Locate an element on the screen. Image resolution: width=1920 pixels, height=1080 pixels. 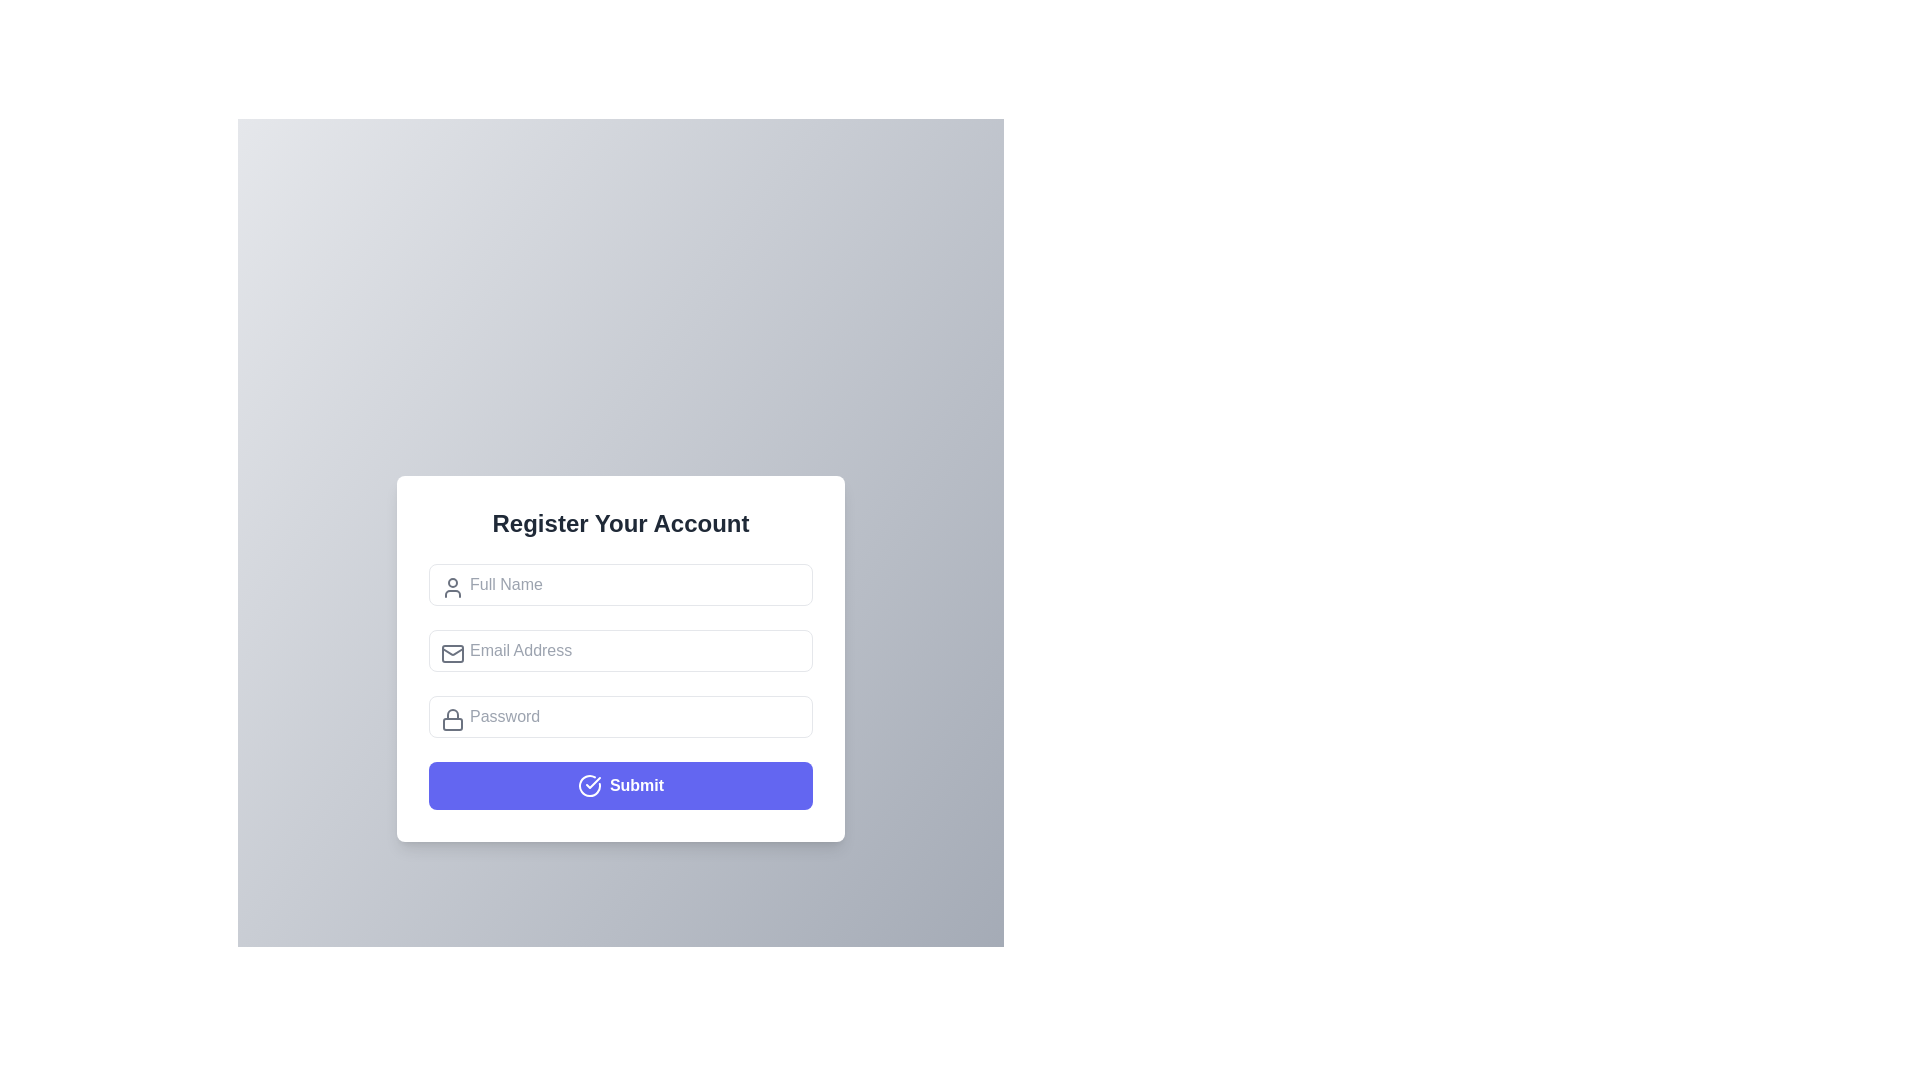
the grey rectangular icon with rounded corners embedded inside the envelope icon, located to the left of the 'Email Address' input field in the 'Register Your Account' form interface is located at coordinates (451, 652).